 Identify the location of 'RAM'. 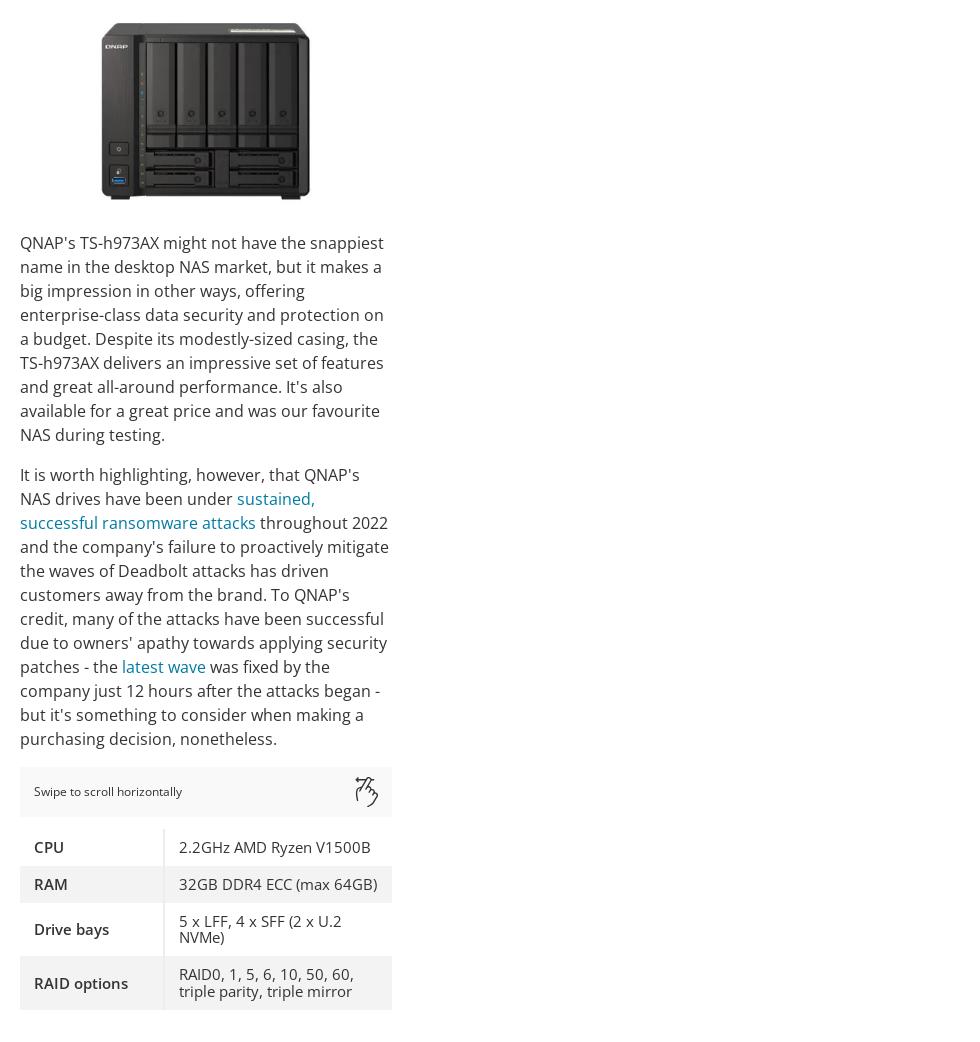
(50, 881).